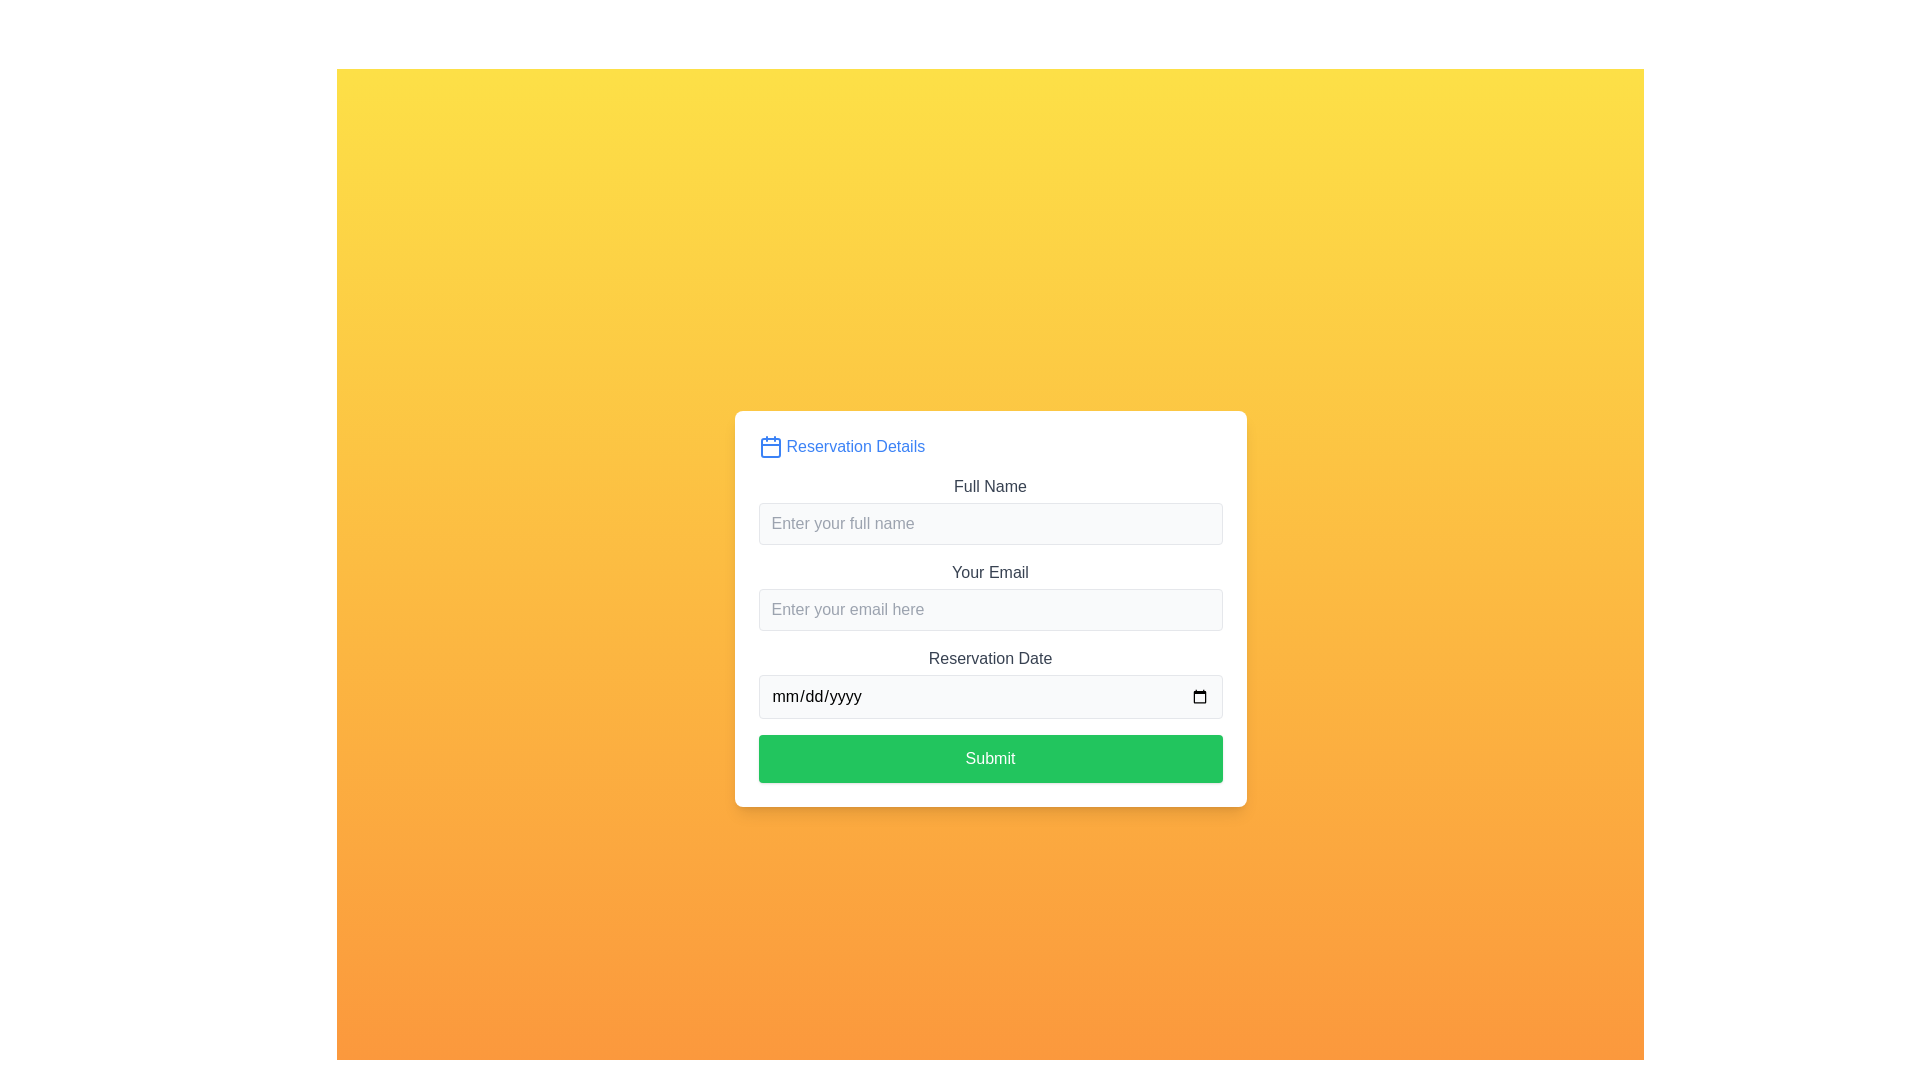 The height and width of the screenshot is (1080, 1920). I want to click on the 'Full Name' label, which is a text label in dark gray font above the input field for entering a full name, so click(990, 486).